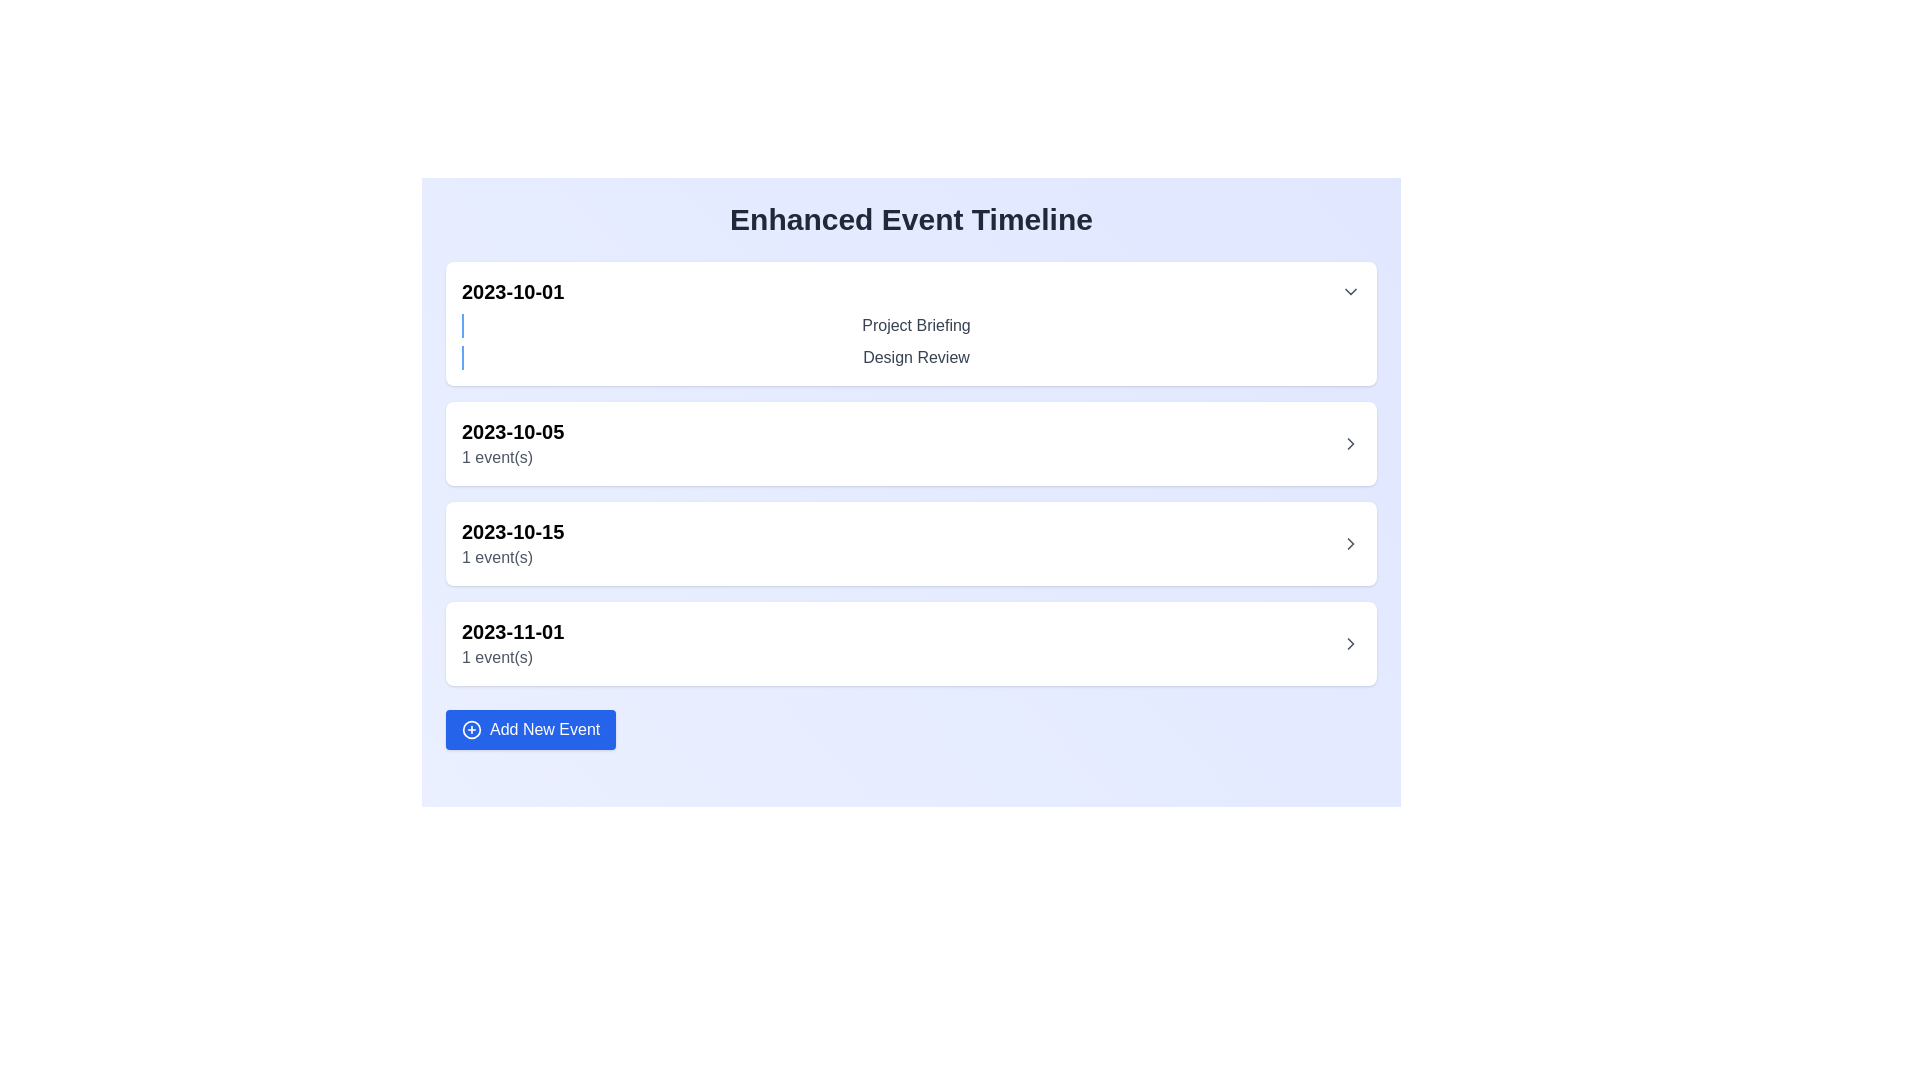 This screenshot has width=1920, height=1080. I want to click on text from the Text Label displaying '1 event(s)' which is positioned below the bold text '2023-10-15' in the third list item, so click(513, 558).